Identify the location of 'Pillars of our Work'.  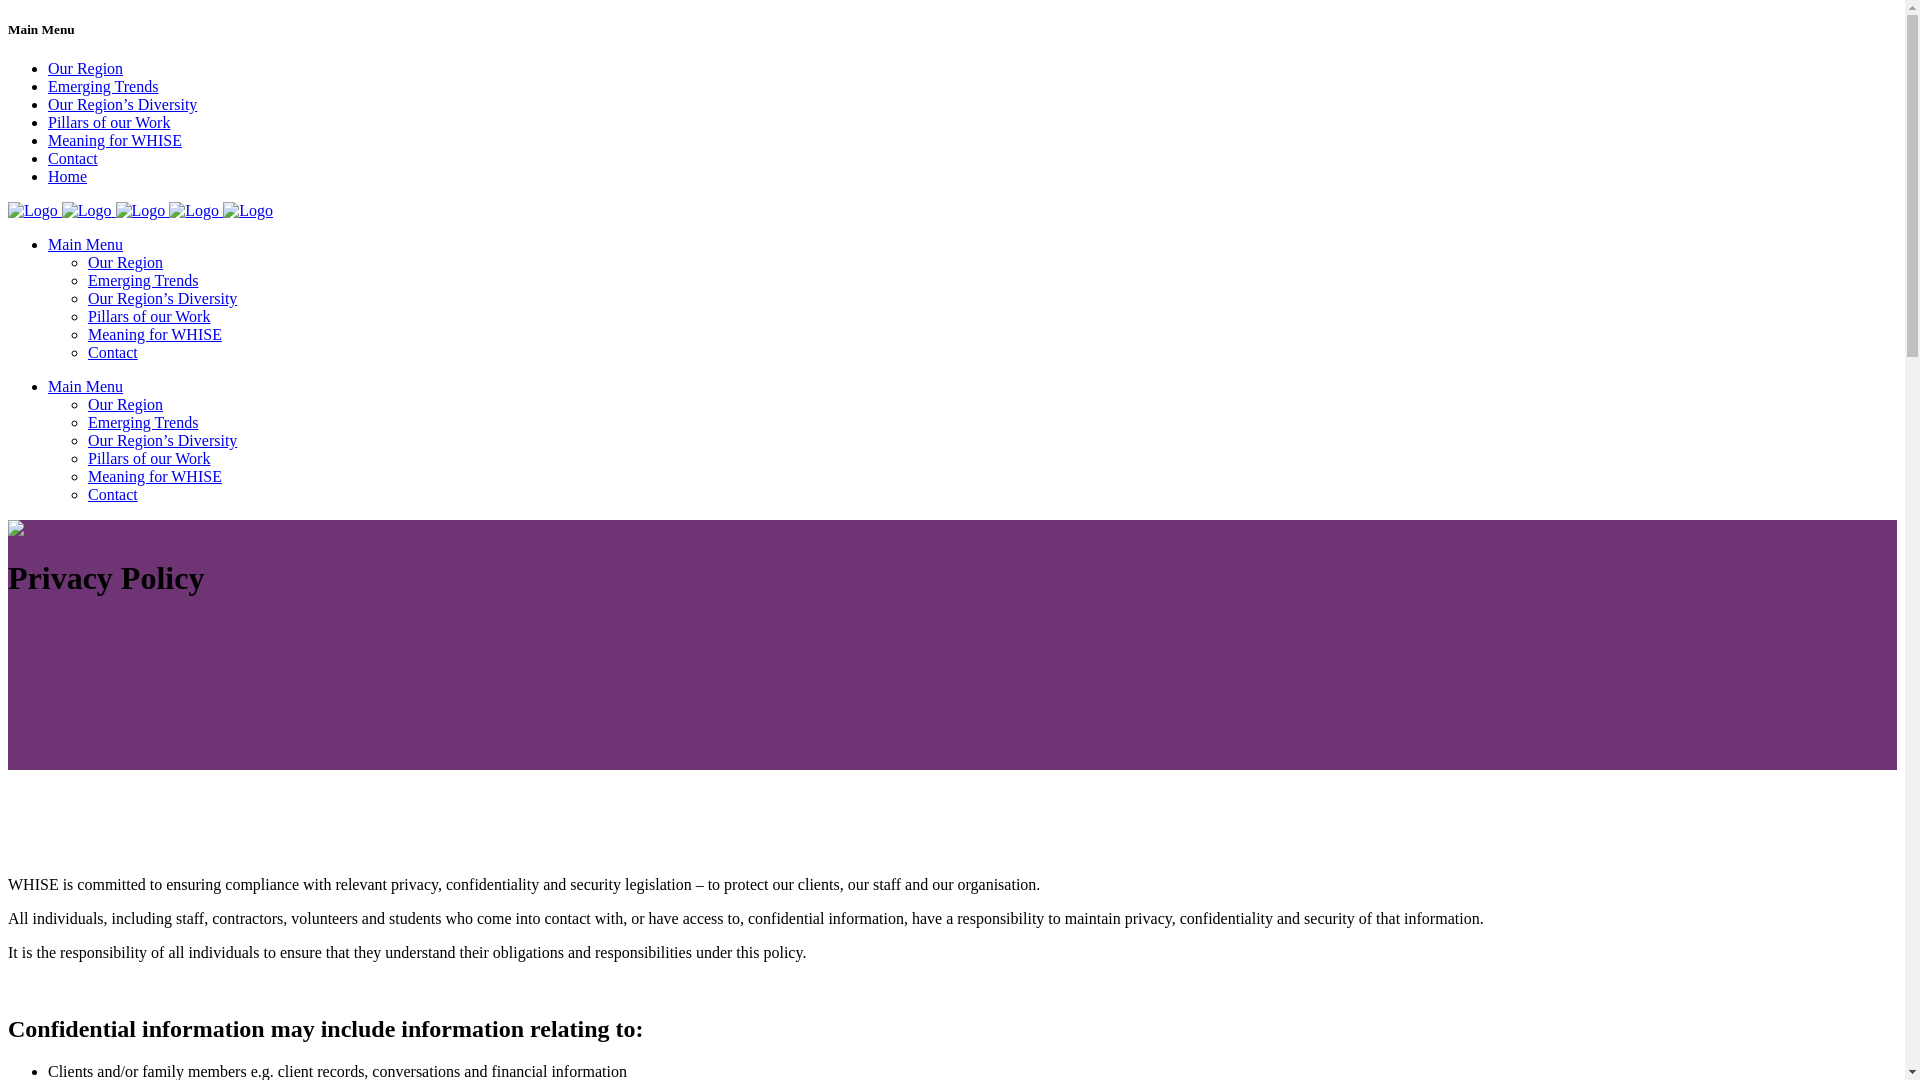
(147, 458).